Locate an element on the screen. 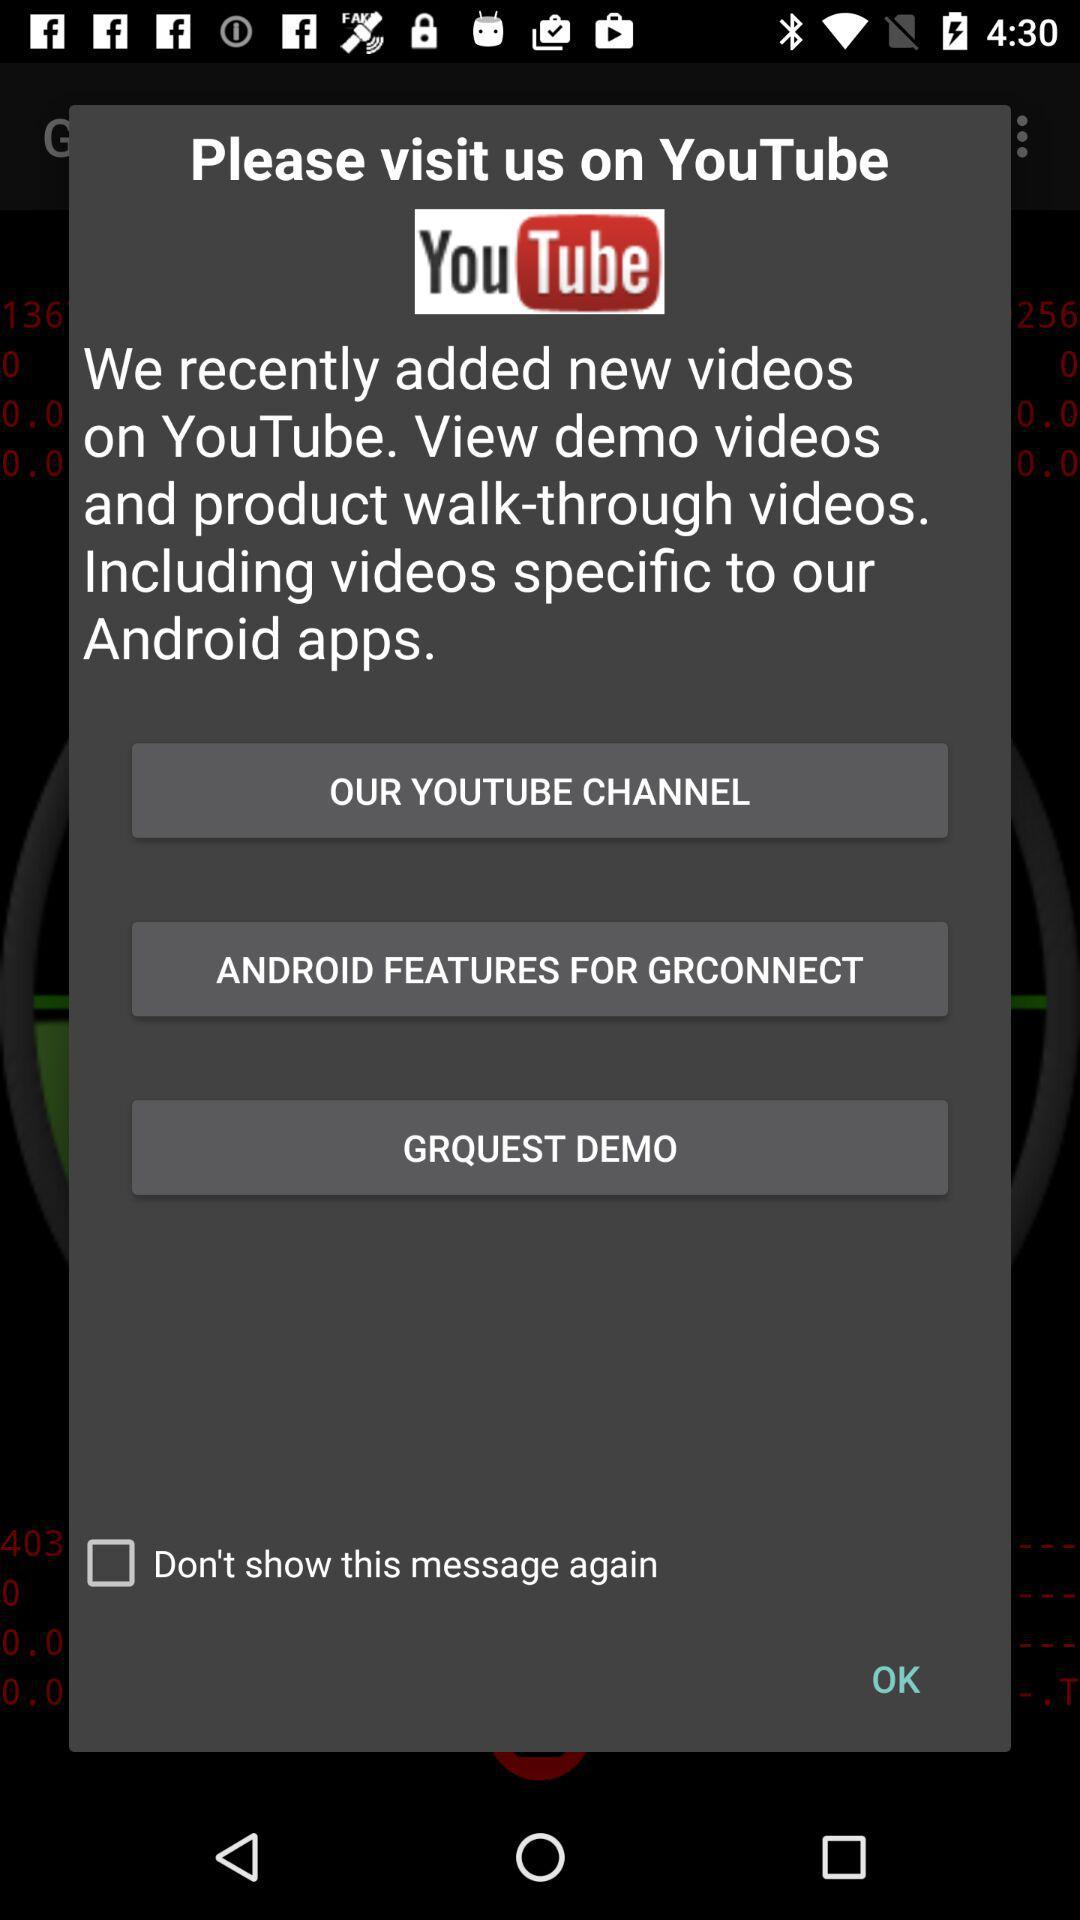 Image resolution: width=1080 pixels, height=1920 pixels. button next to the ok item is located at coordinates (363, 1562).